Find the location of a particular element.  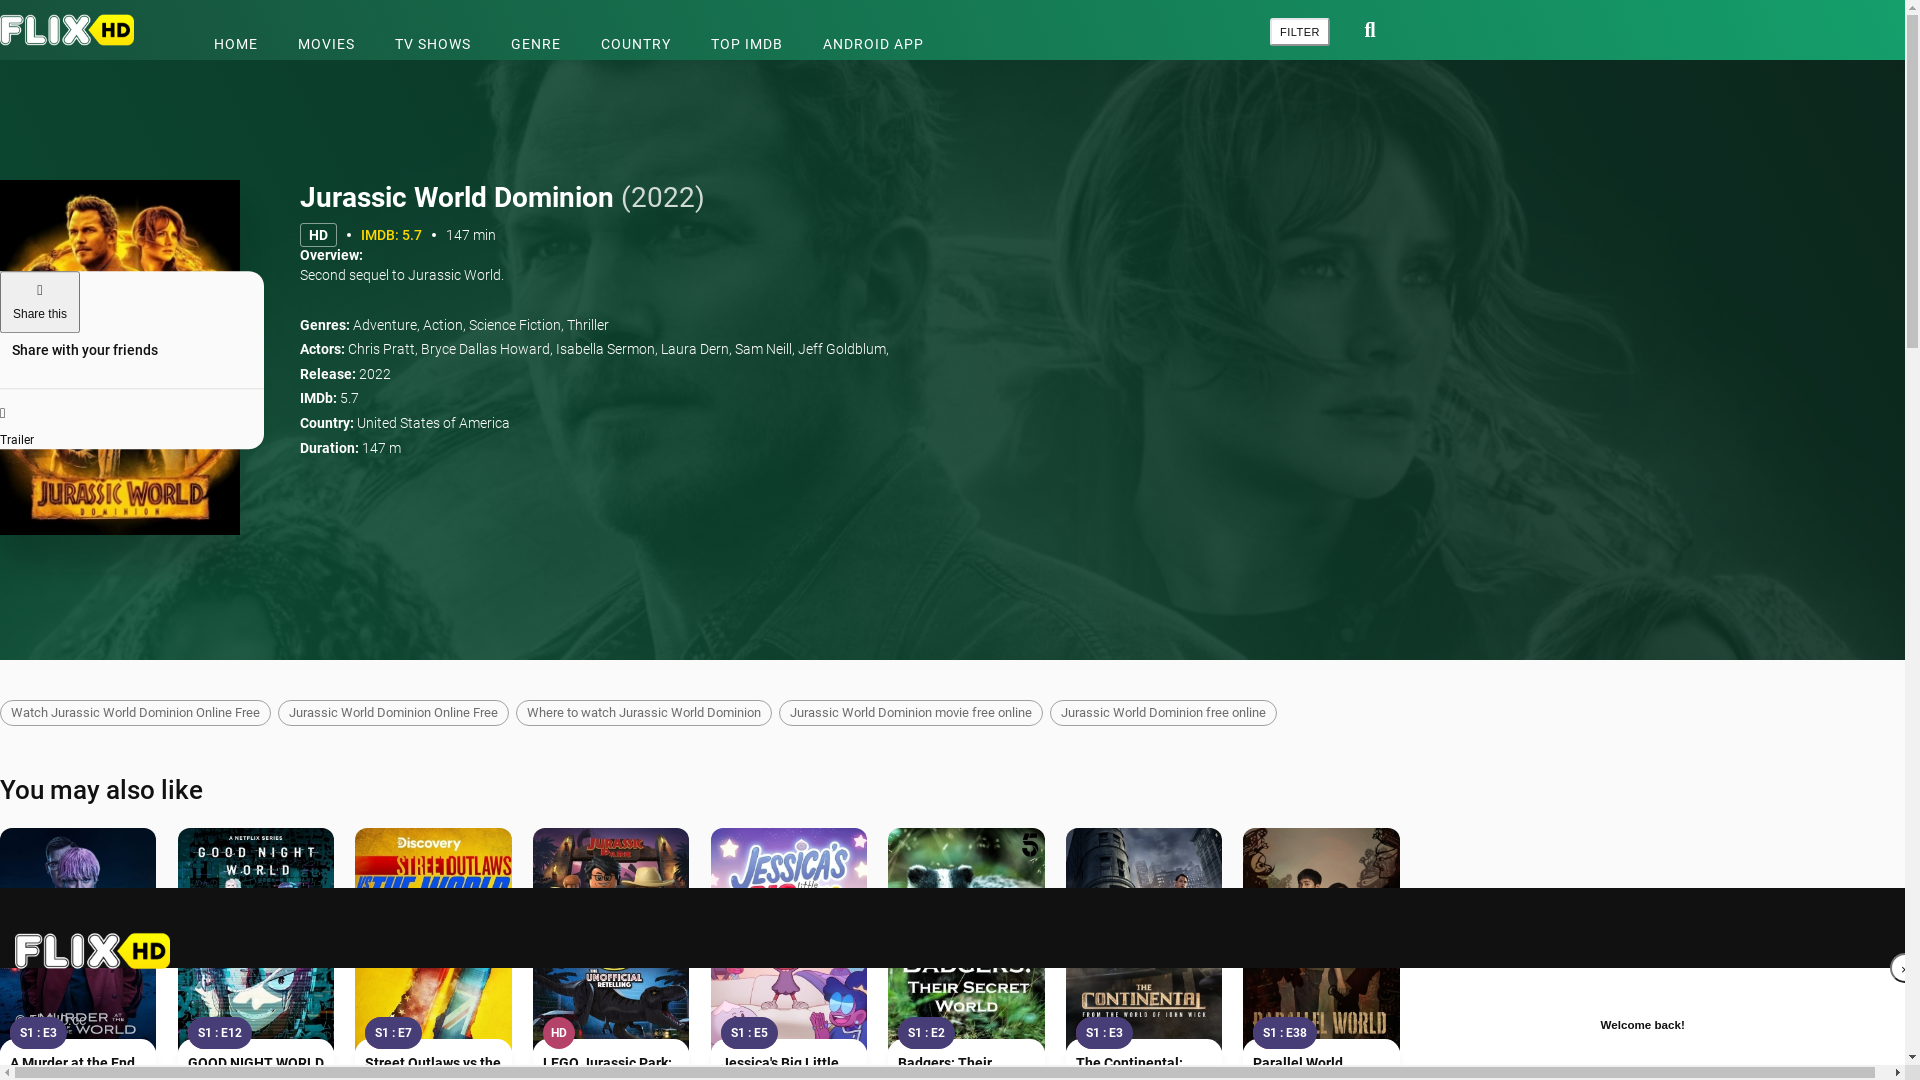

'Laura Dern' is located at coordinates (695, 347).